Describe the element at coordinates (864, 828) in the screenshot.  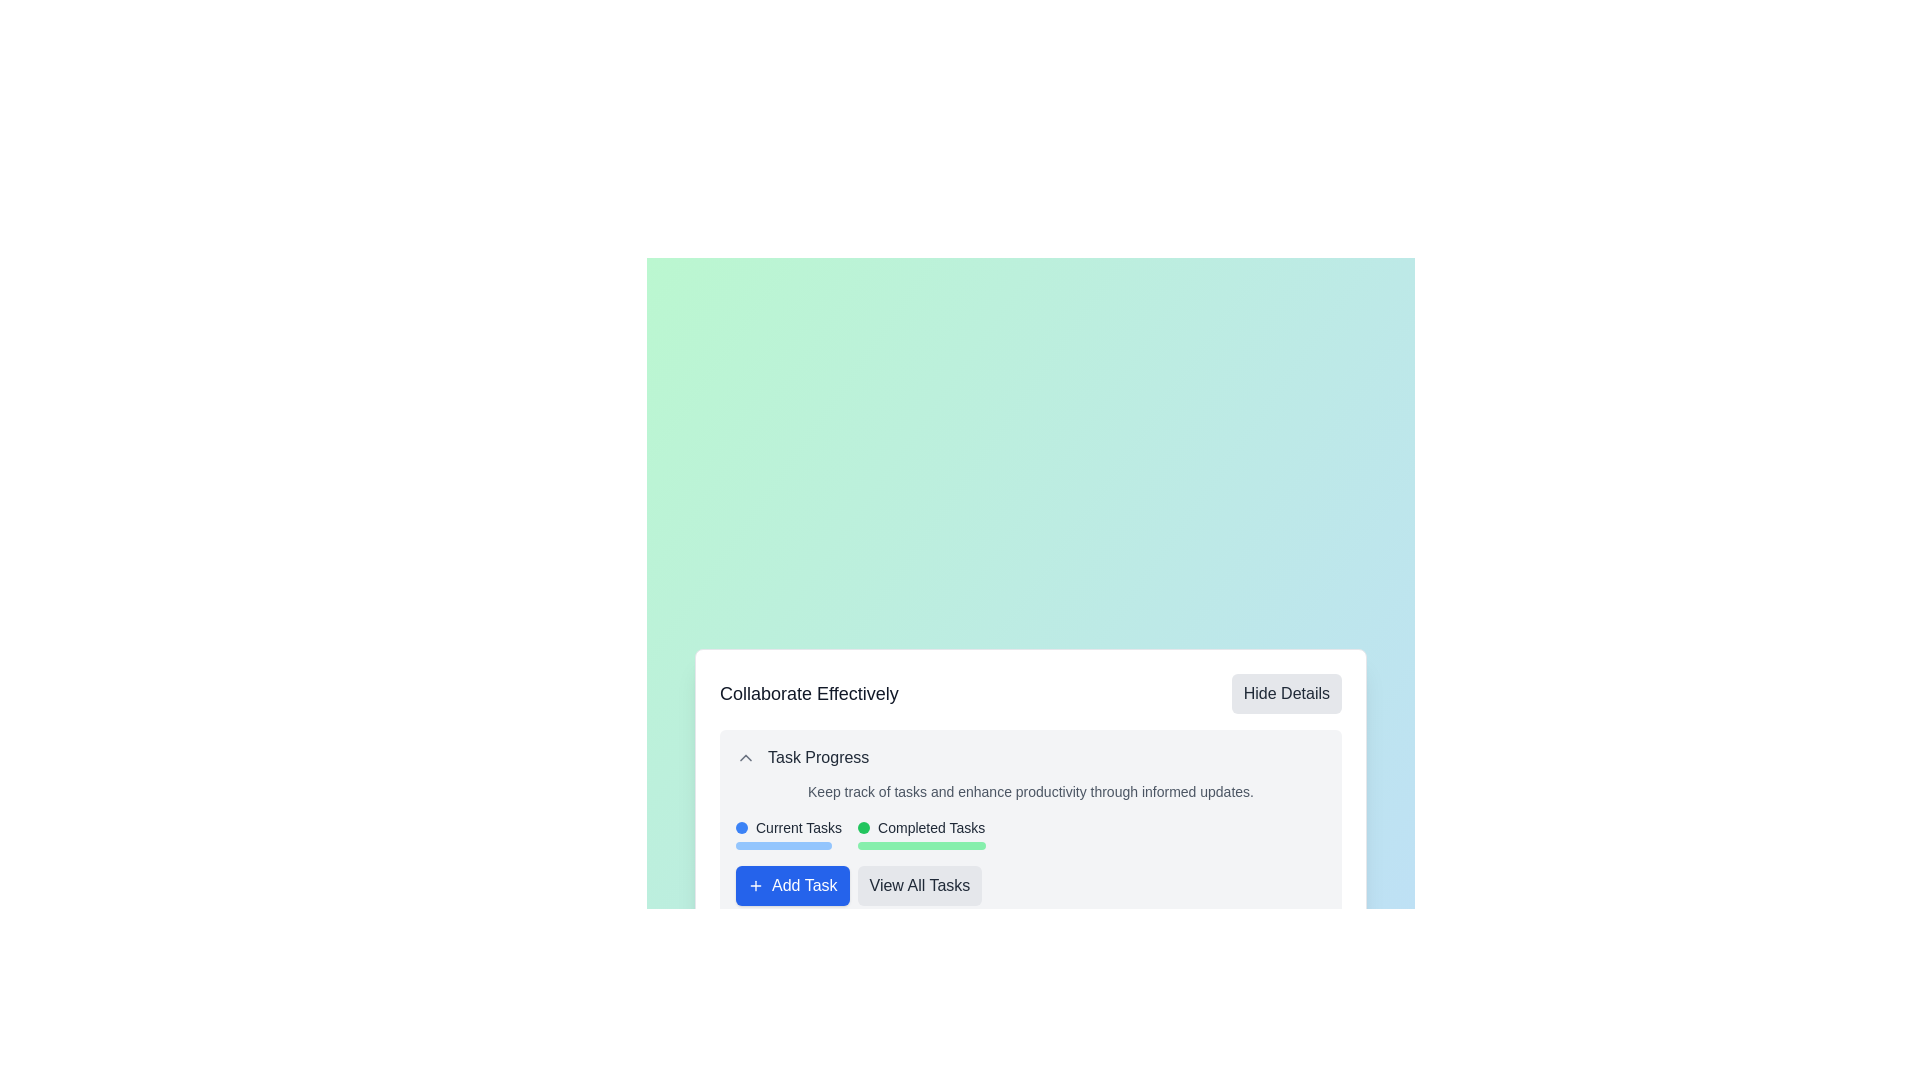
I see `the small, circular green indicator dot located to the left of the 'Completed Tasks' label` at that location.